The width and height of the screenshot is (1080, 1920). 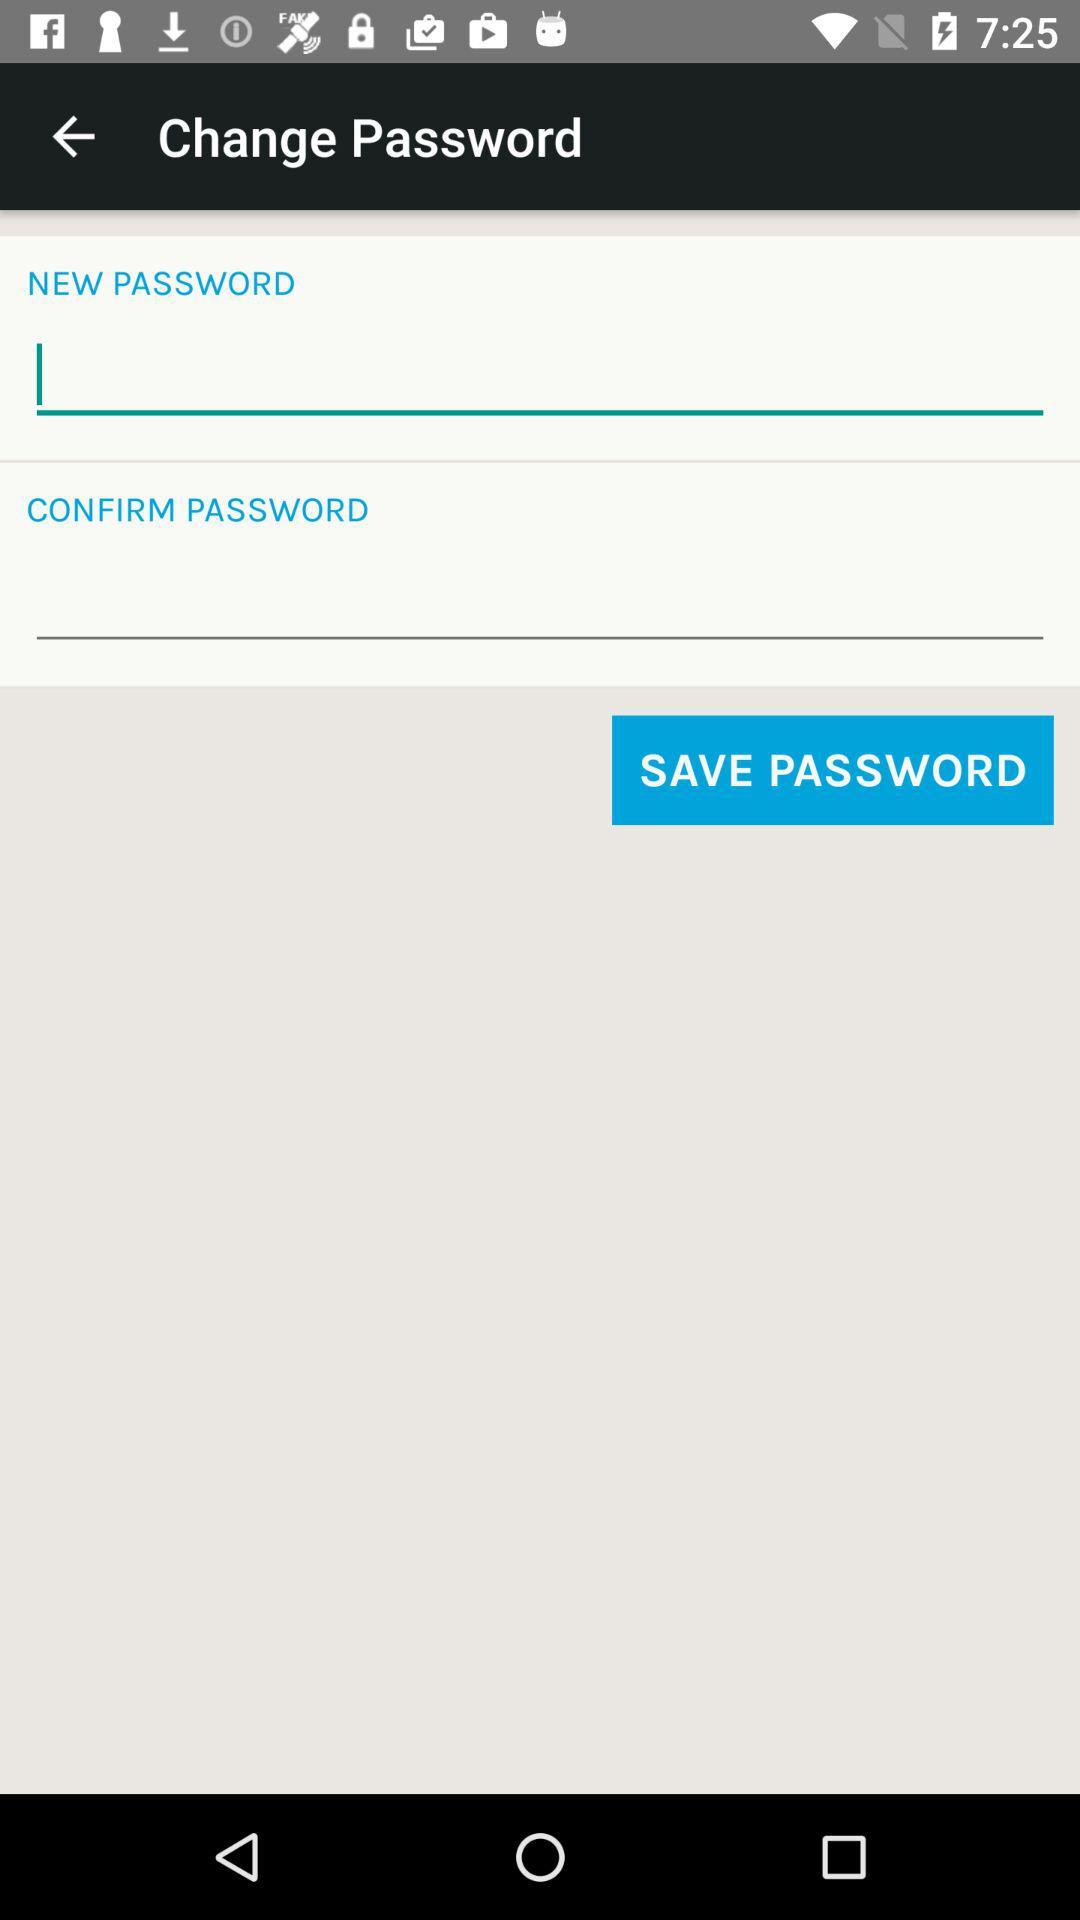 I want to click on input password for verification, so click(x=540, y=600).